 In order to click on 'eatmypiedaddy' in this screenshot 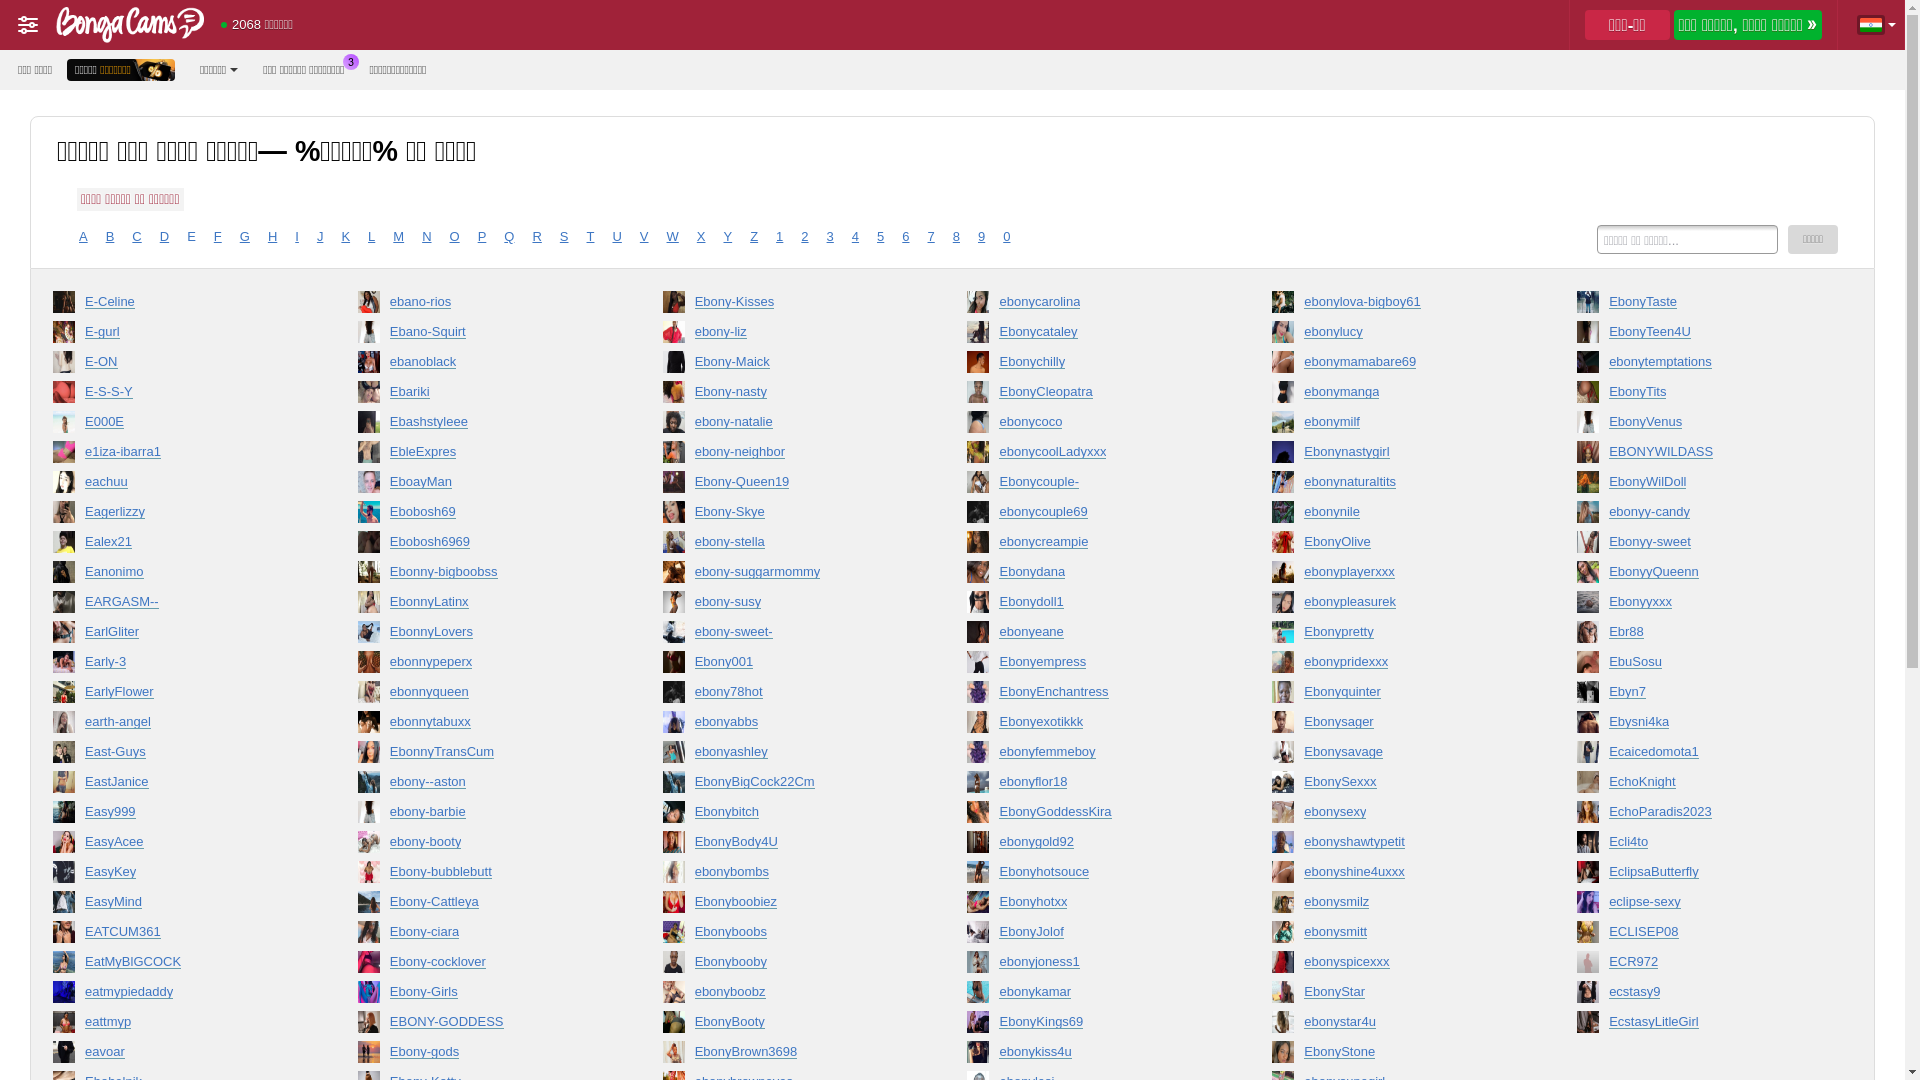, I will do `click(177, 995)`.